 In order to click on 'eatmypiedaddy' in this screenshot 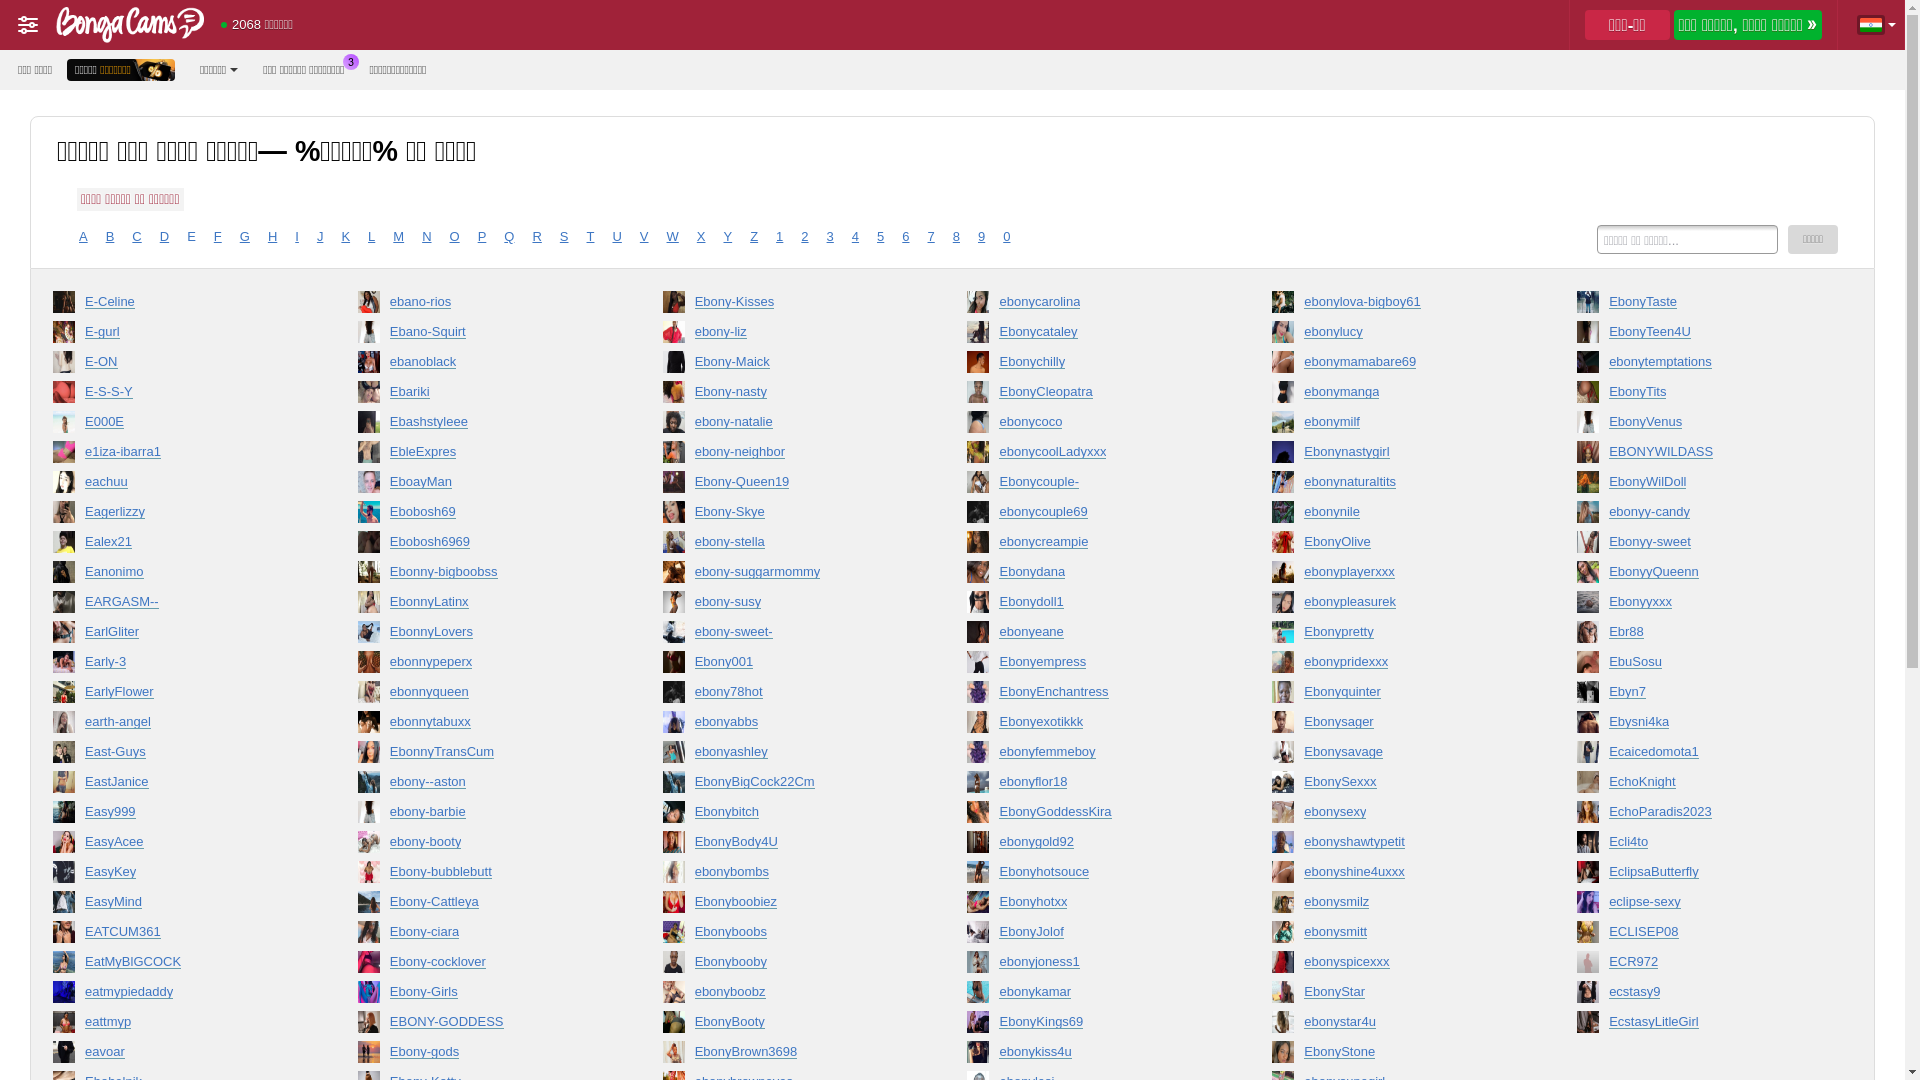, I will do `click(177, 995)`.